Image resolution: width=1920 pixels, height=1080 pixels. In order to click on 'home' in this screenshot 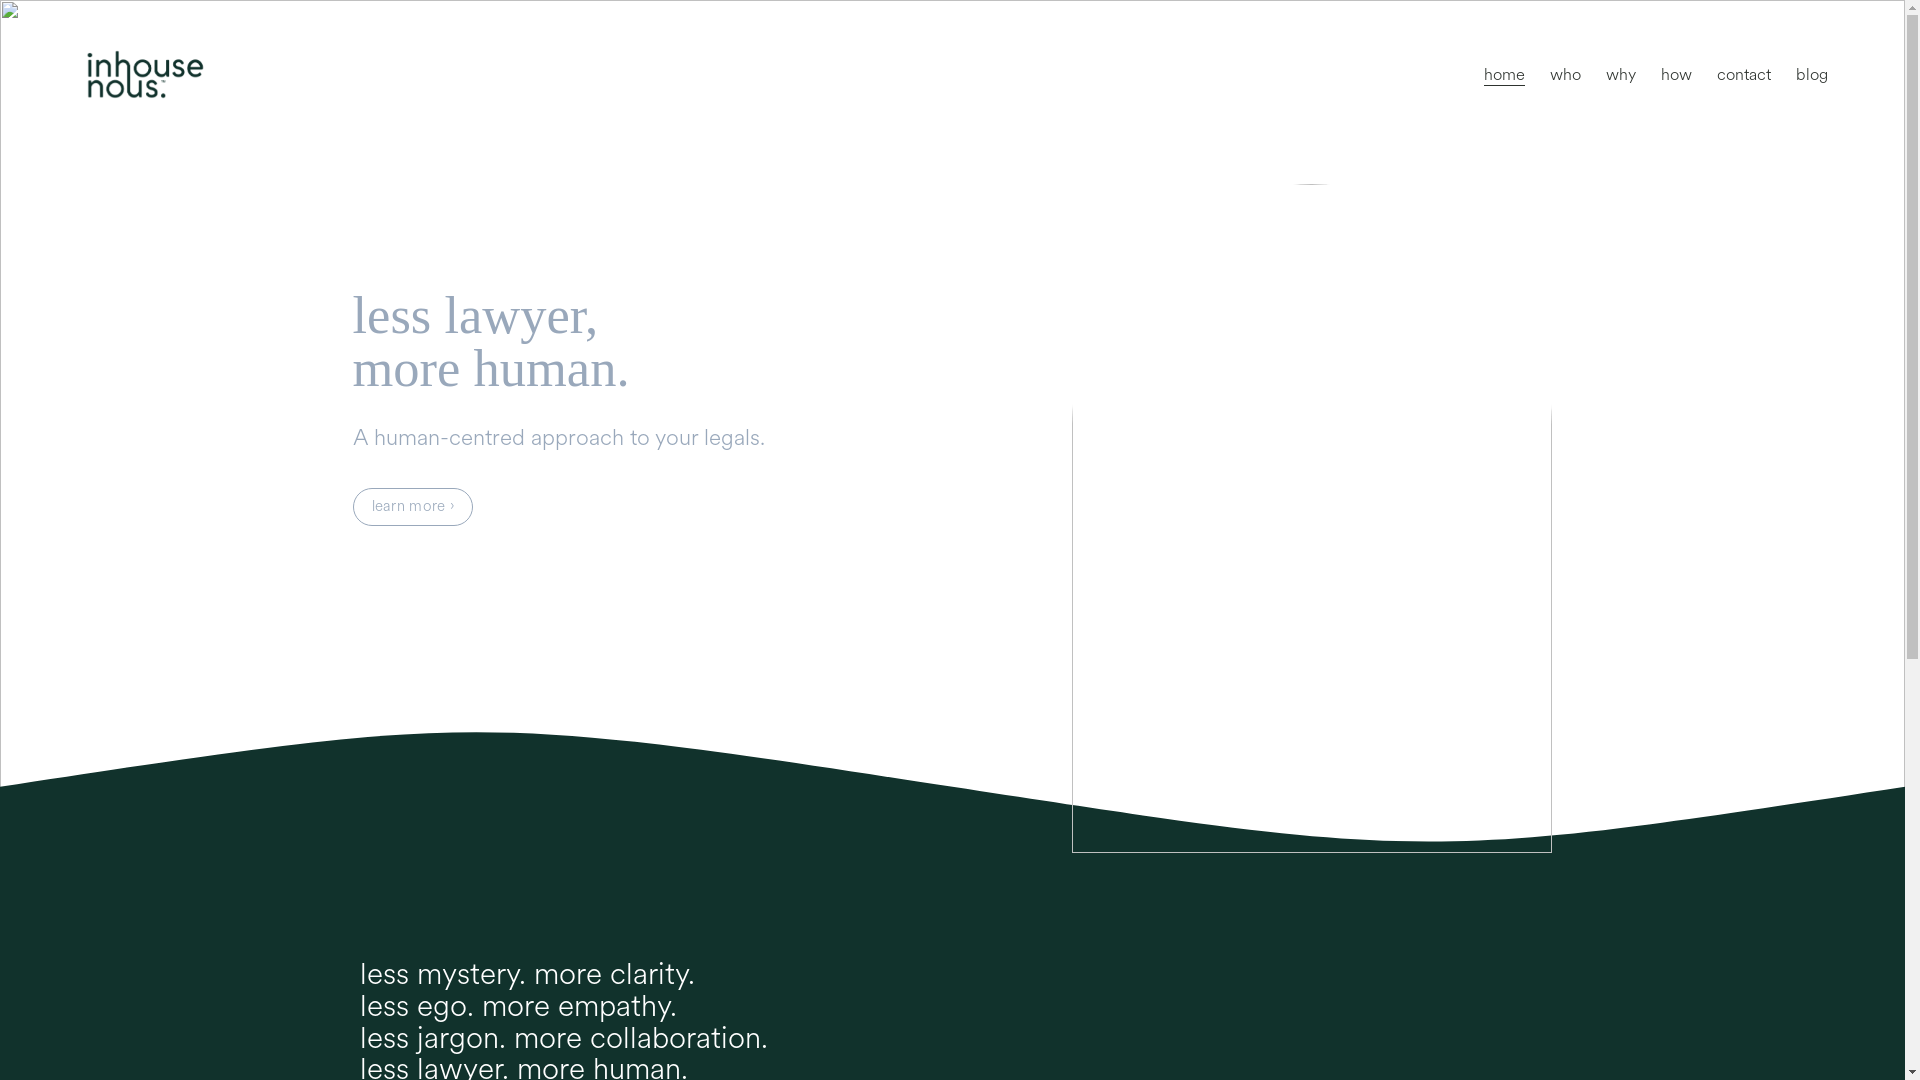, I will do `click(1504, 73)`.